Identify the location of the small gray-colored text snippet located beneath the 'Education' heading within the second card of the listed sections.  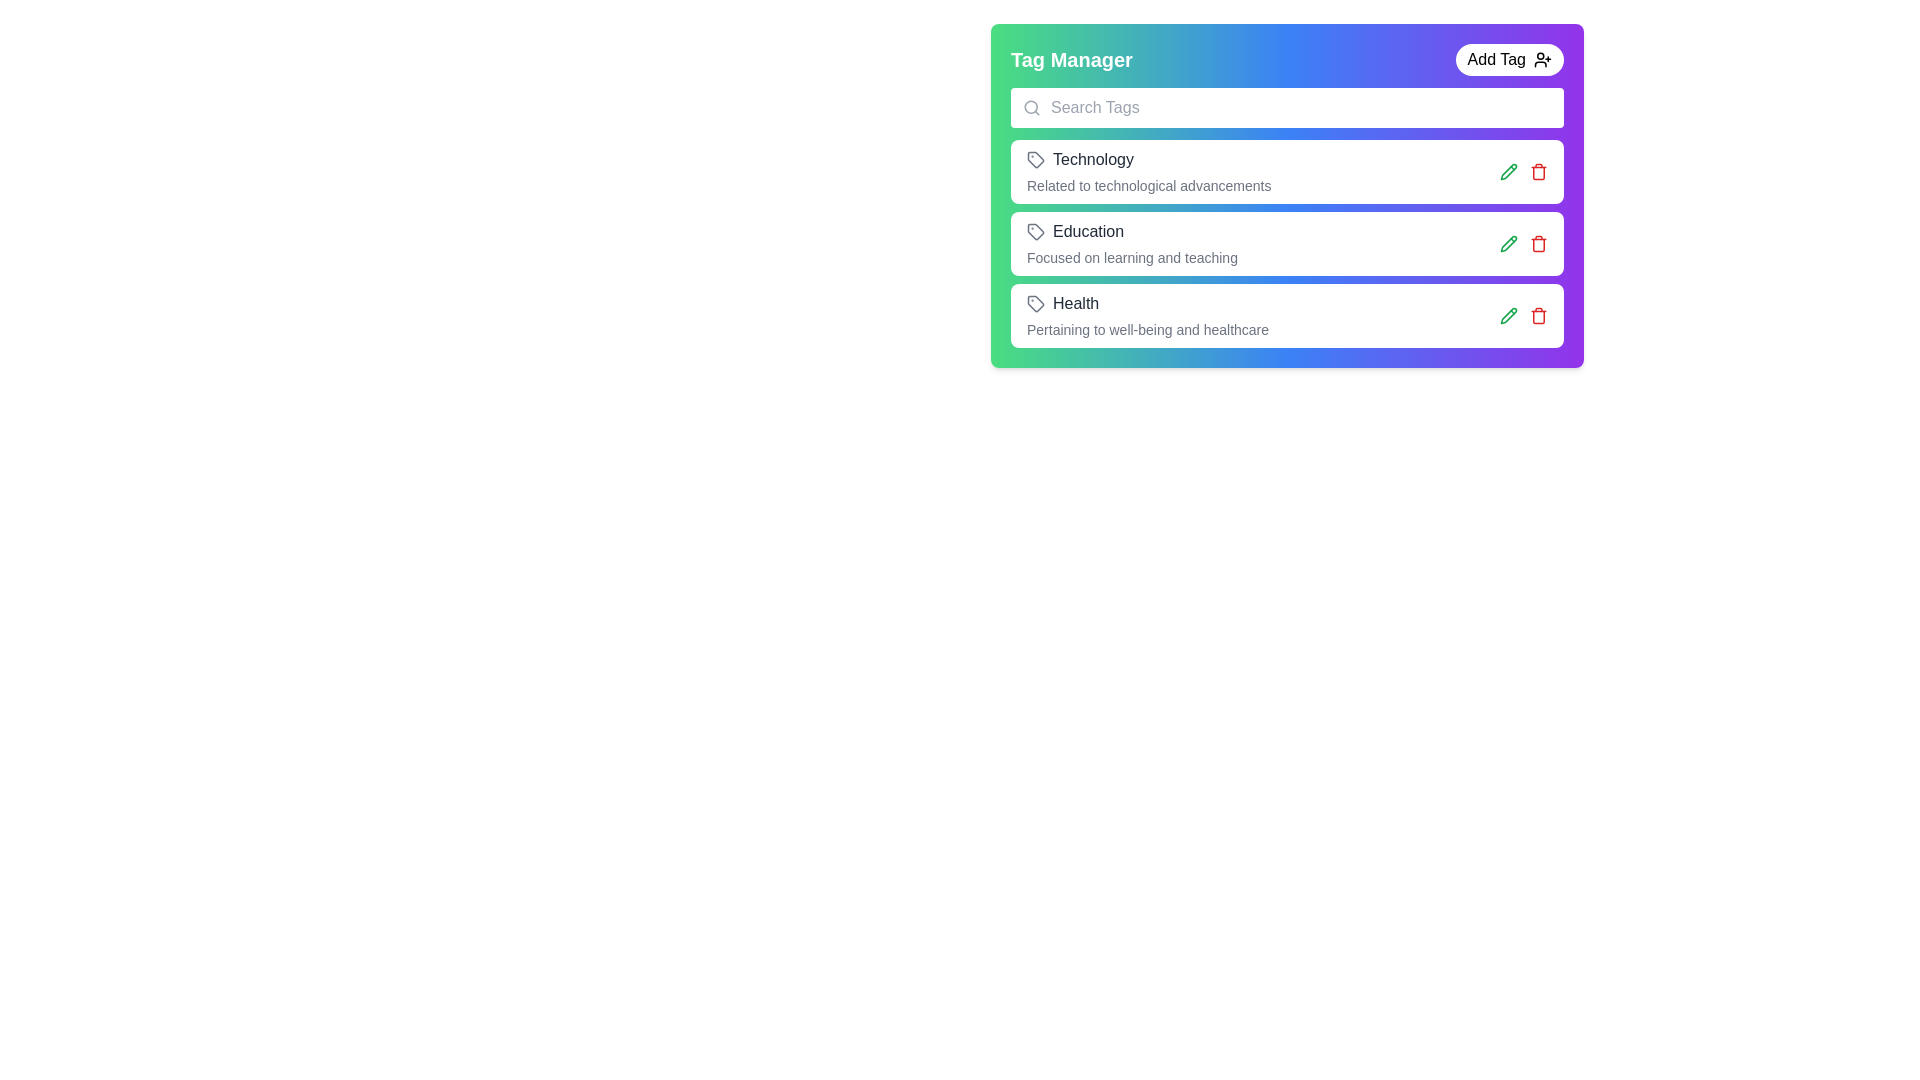
(1132, 257).